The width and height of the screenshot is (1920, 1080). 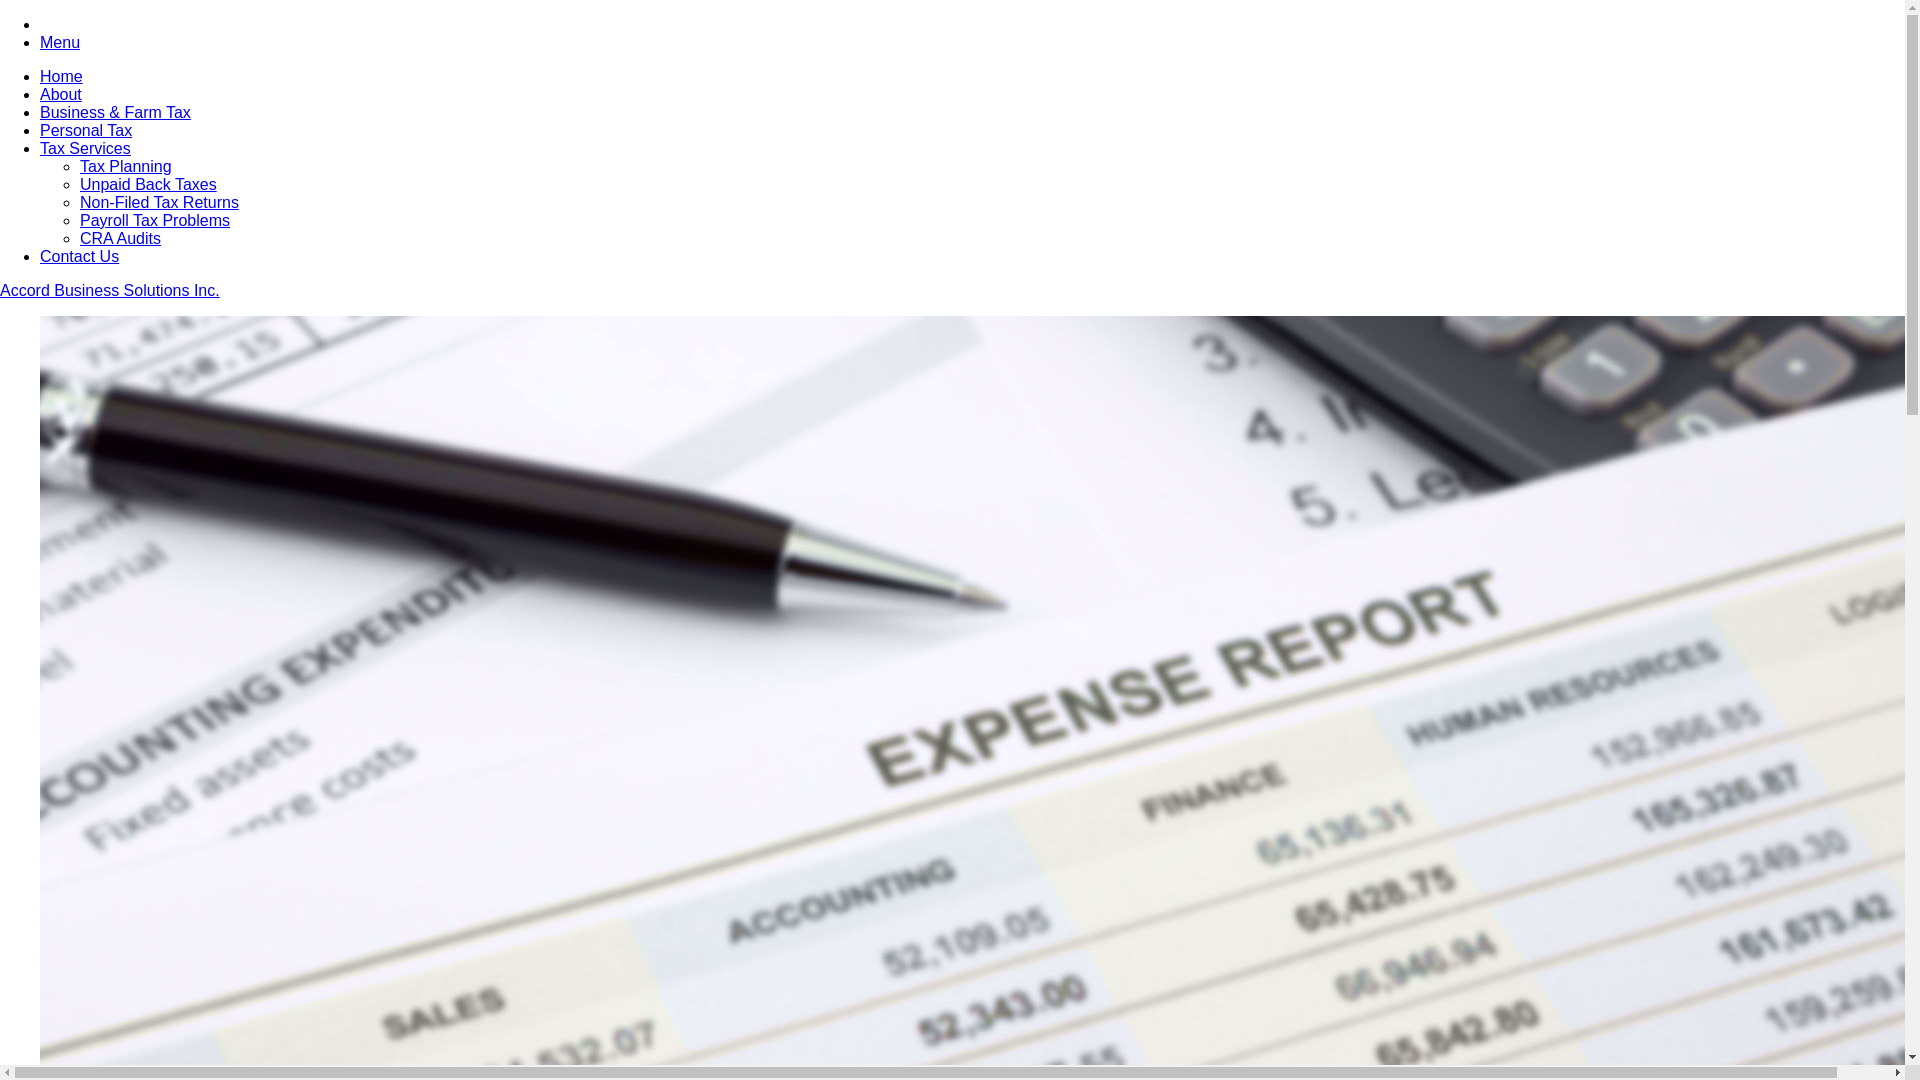 I want to click on 'CRA Audits', so click(x=119, y=237).